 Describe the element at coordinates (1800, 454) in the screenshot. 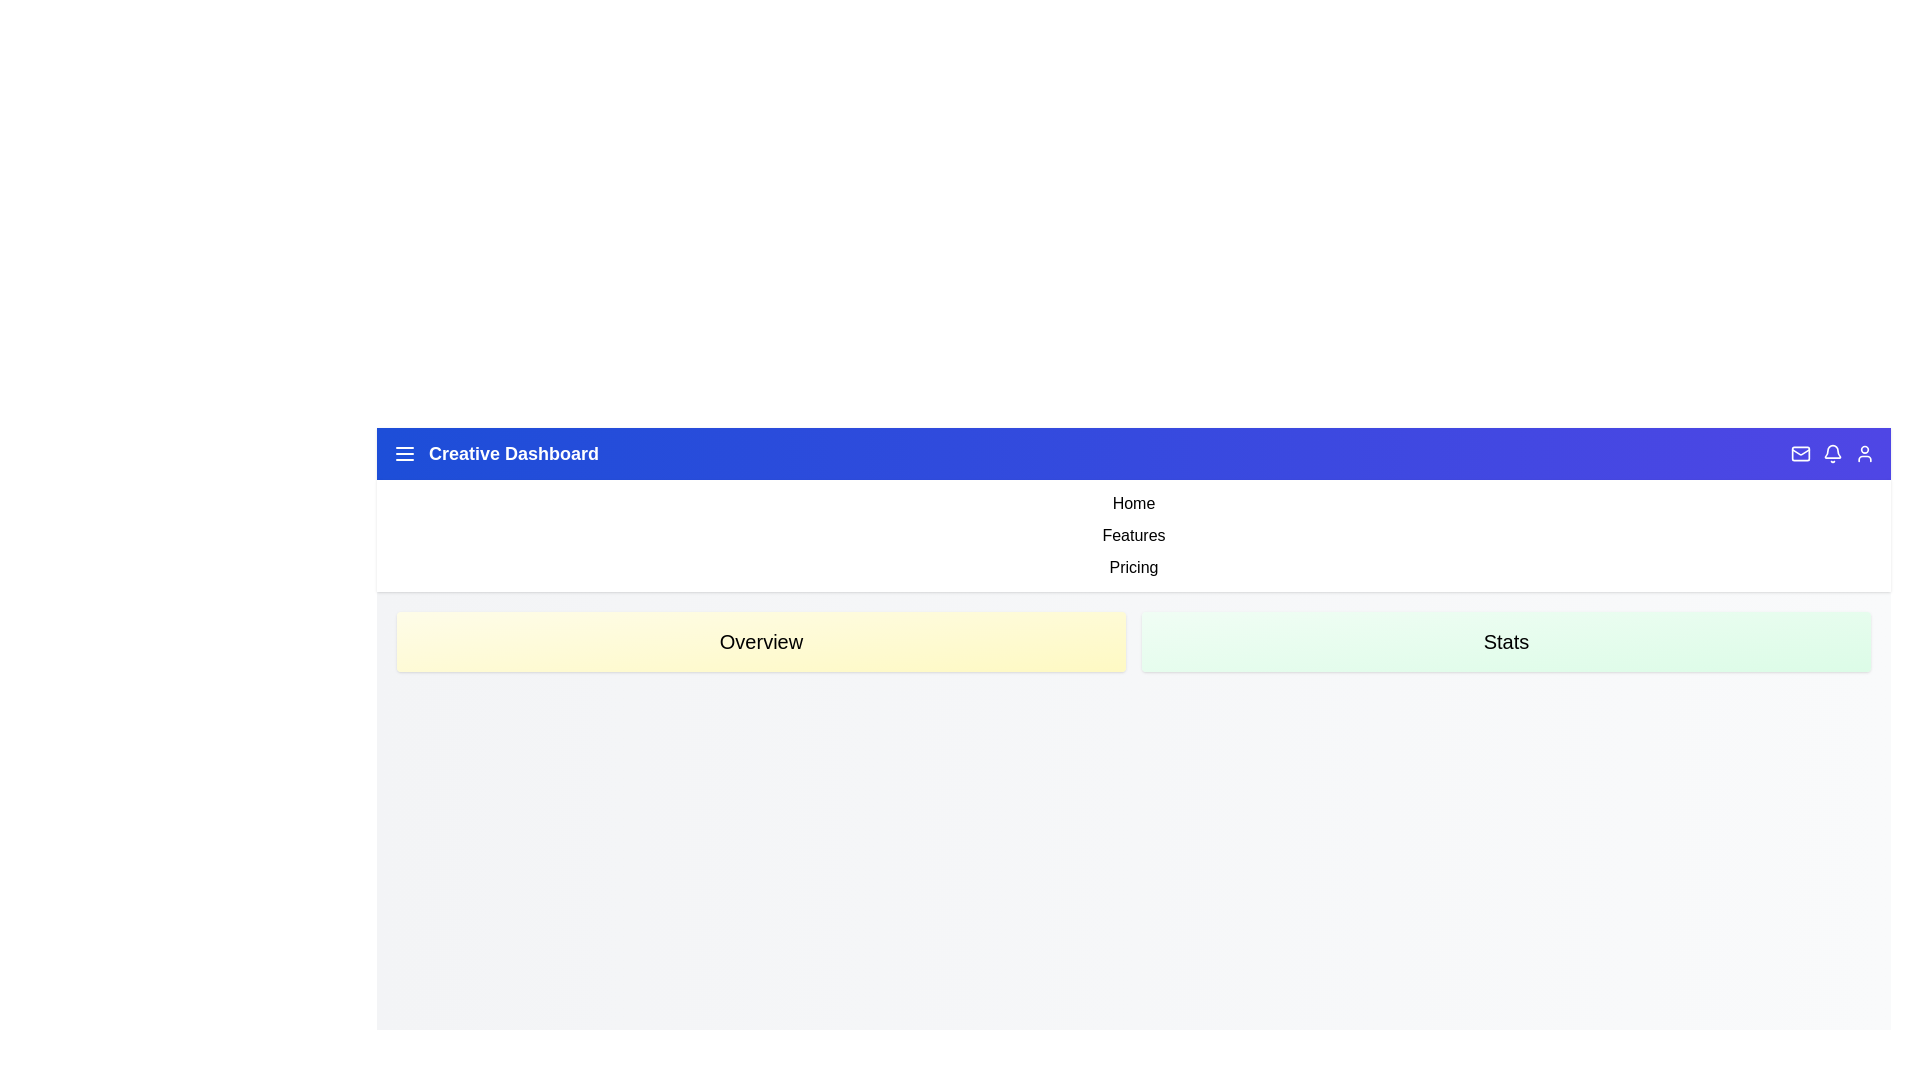

I see `the Mail icon in the header` at that location.